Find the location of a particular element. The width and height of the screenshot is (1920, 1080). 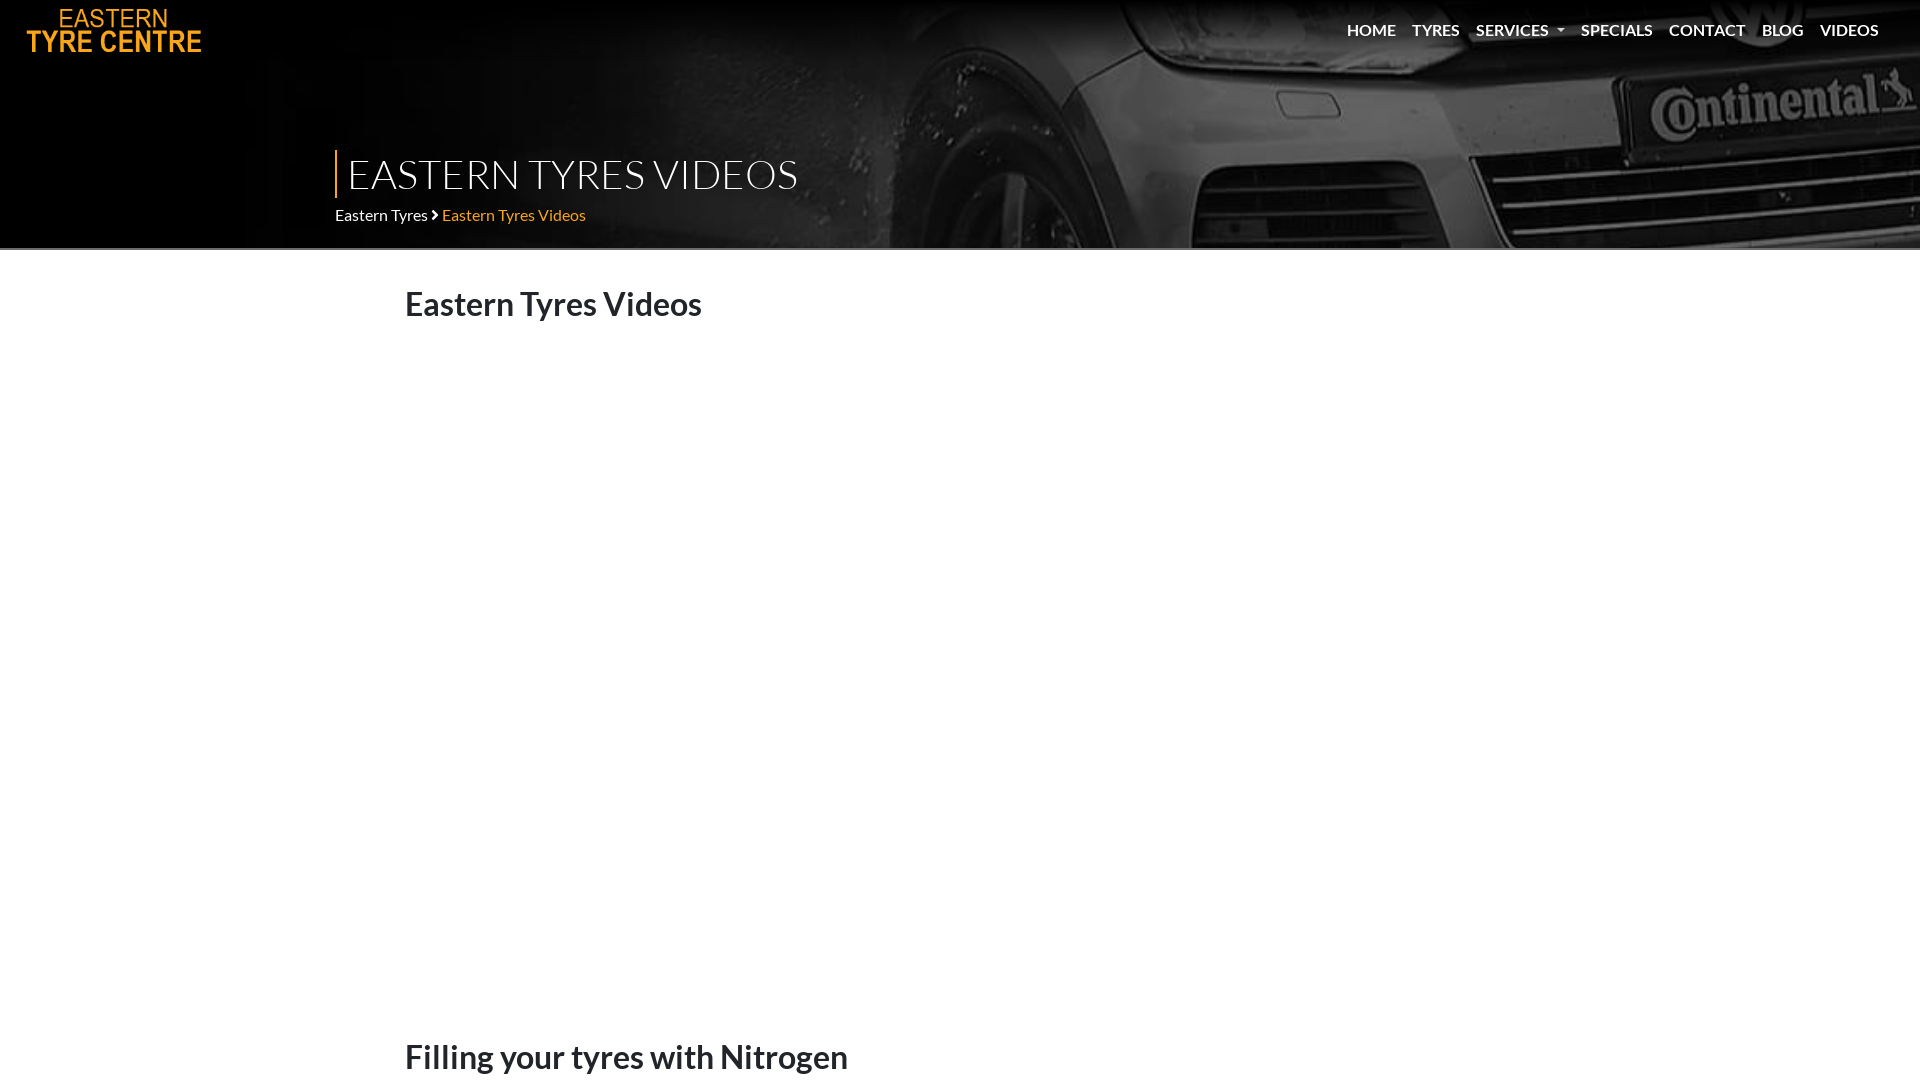

'Eastern Tyres' is located at coordinates (24, 30).